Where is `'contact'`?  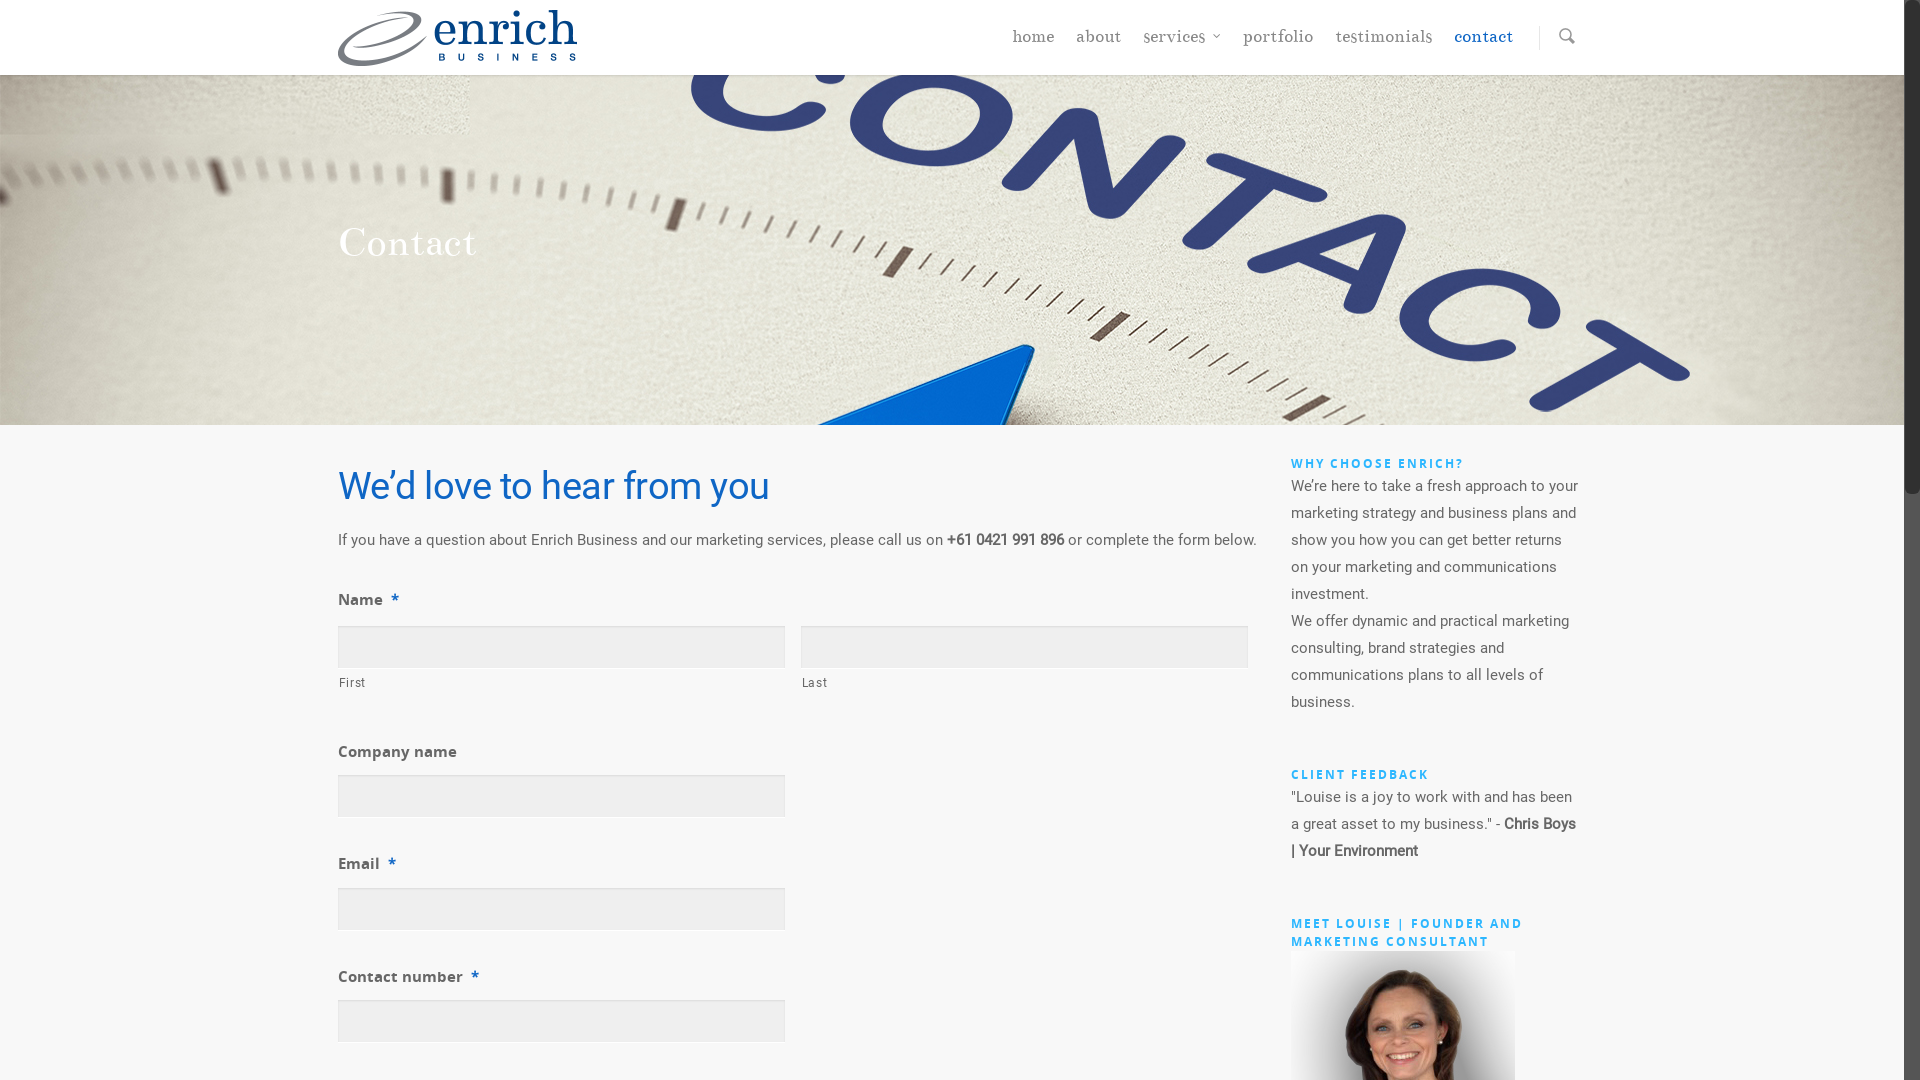 'contact' is located at coordinates (1483, 42).